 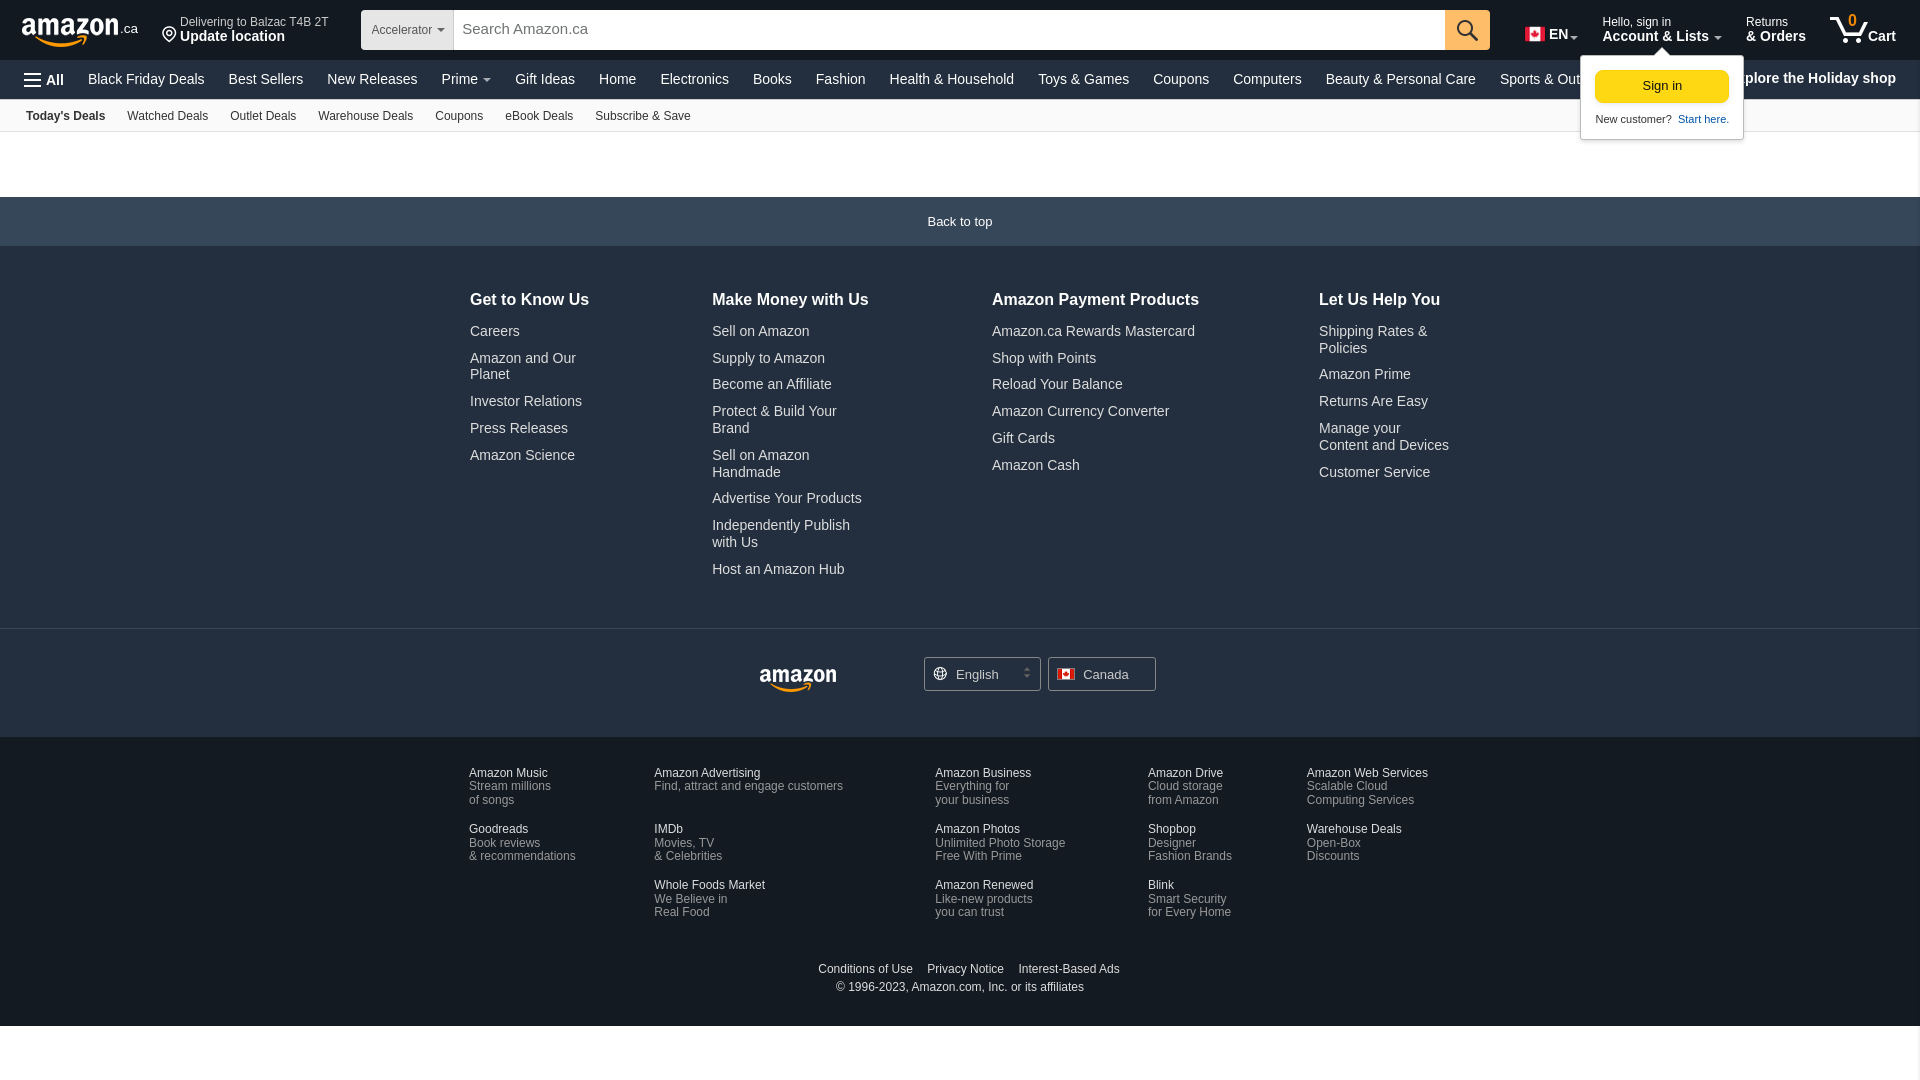 What do you see at coordinates (1319, 374) in the screenshot?
I see `'Amazon Prime'` at bounding box center [1319, 374].